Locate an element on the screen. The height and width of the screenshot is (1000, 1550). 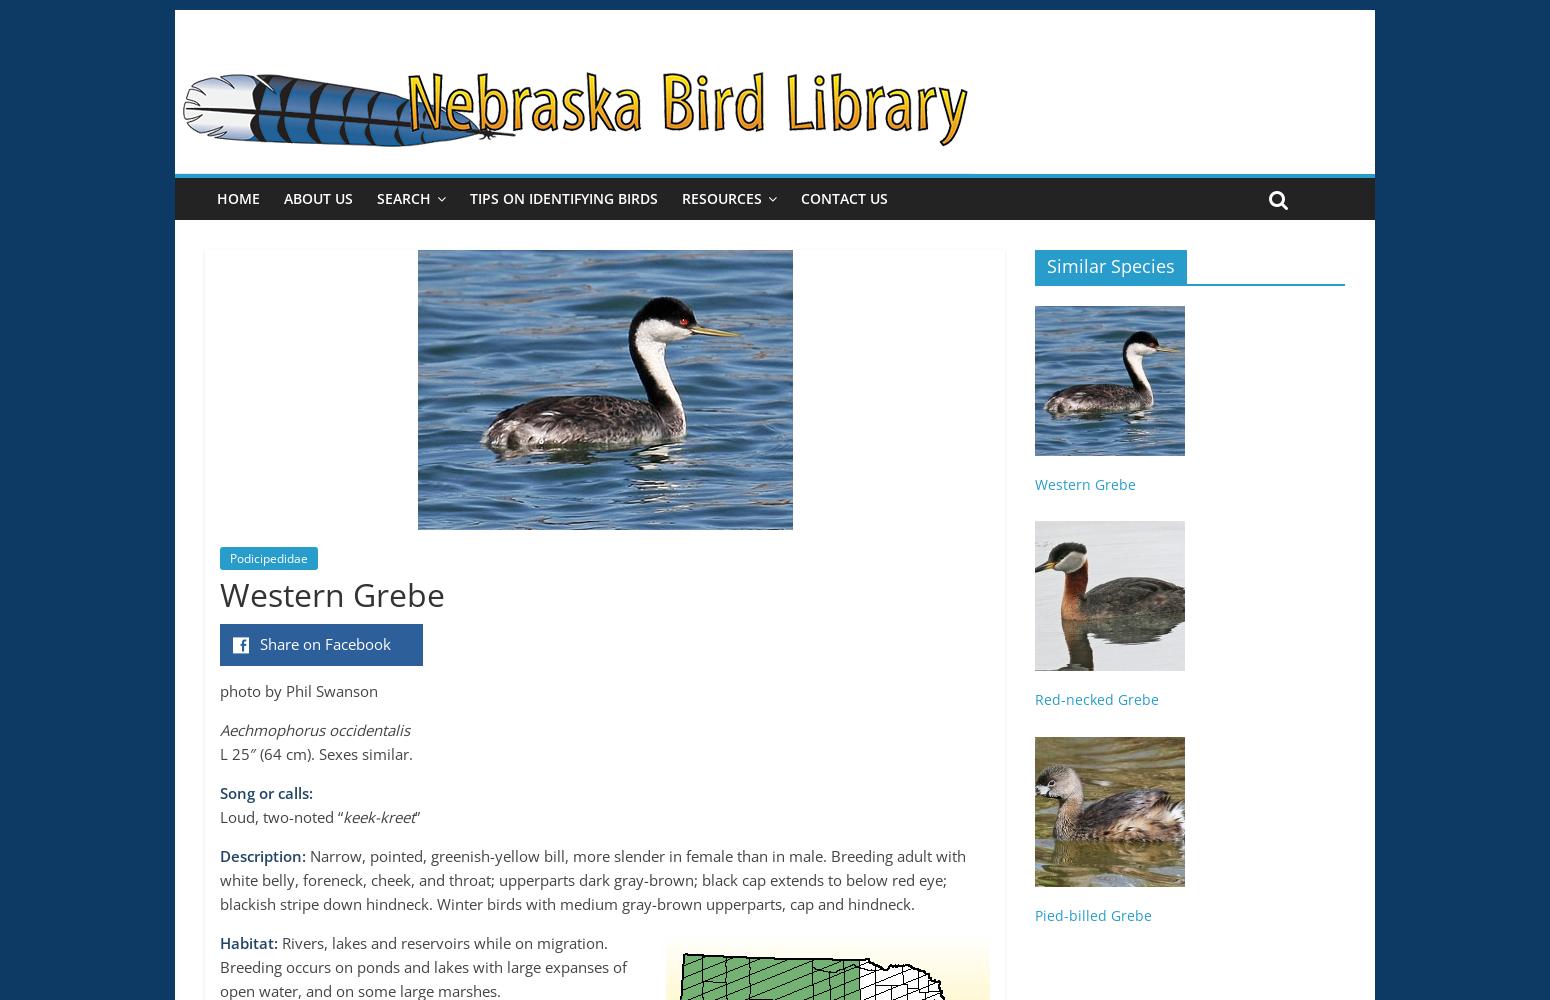
'Narrow, pointed, greenish-yellow bill, more slender in female than in male. Breeding adult with white belly, foreneck, cheek, and throat; upperparts dark gray-brown; black cap extends to below red eye; blackish stripe down hindneck. Winter birds with medium gray-brown upperparts, cap and hindneck.' is located at coordinates (593, 880).